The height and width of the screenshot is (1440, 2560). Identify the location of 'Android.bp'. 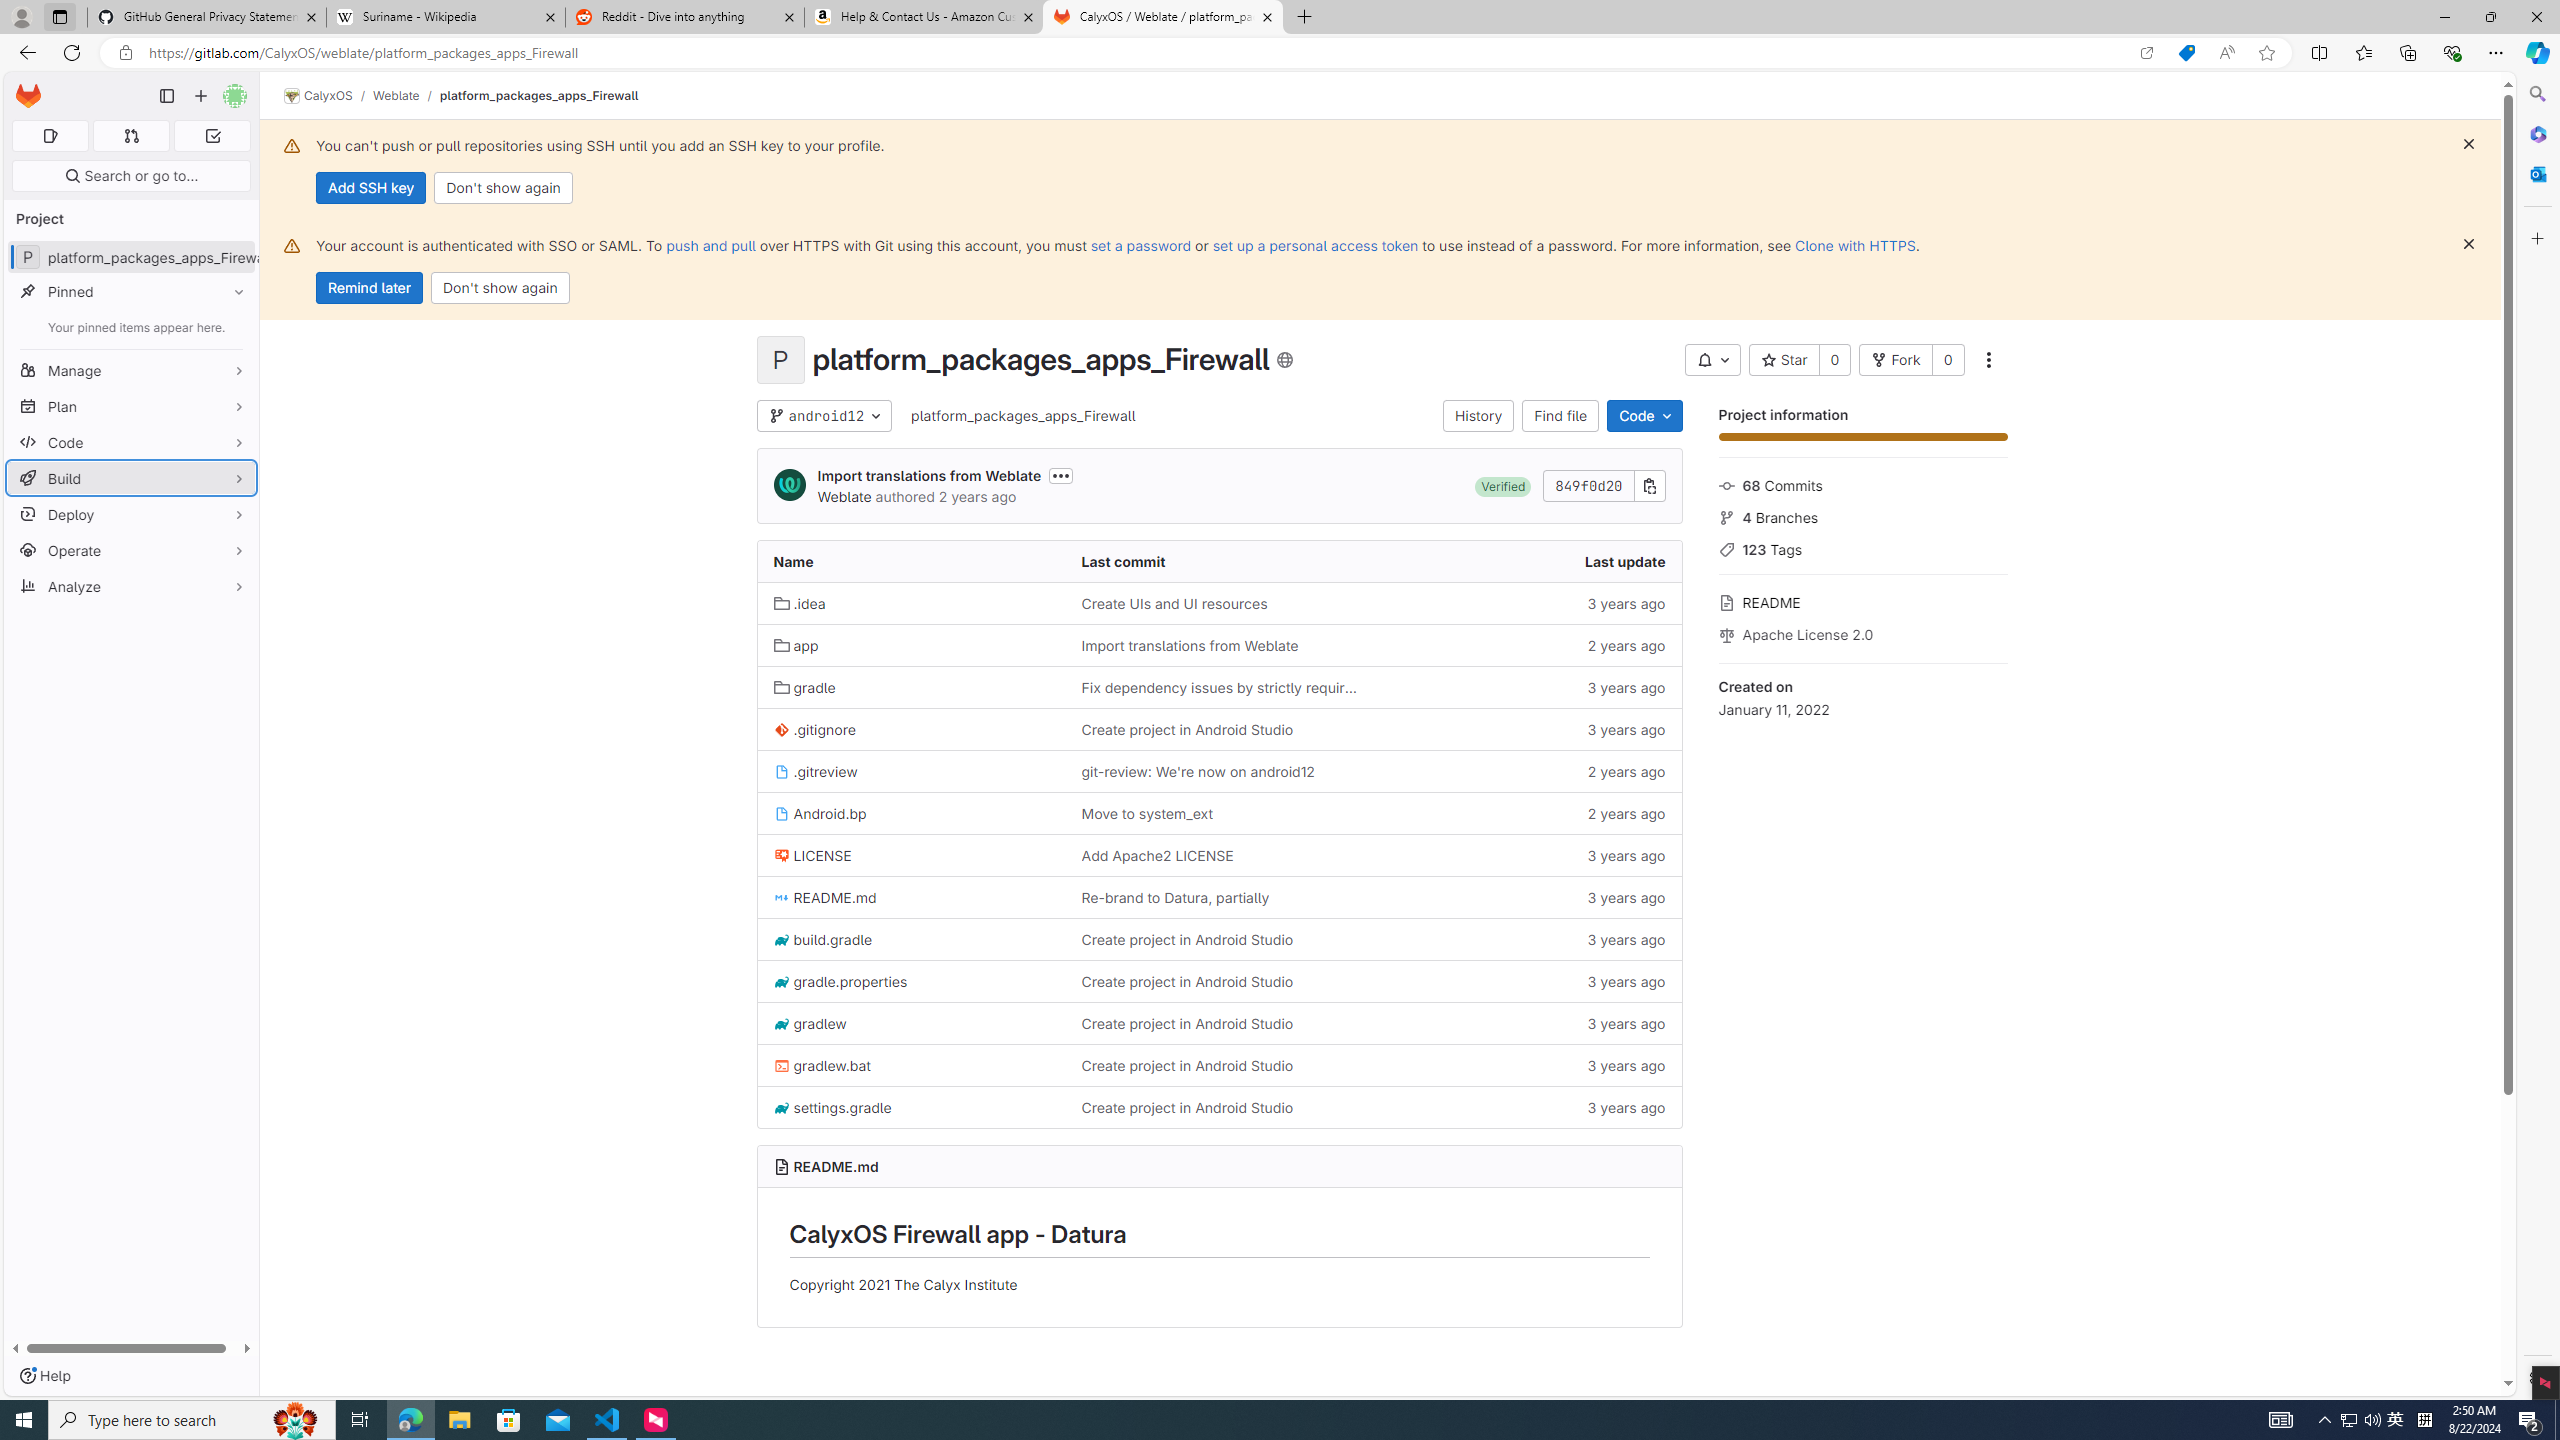
(819, 812).